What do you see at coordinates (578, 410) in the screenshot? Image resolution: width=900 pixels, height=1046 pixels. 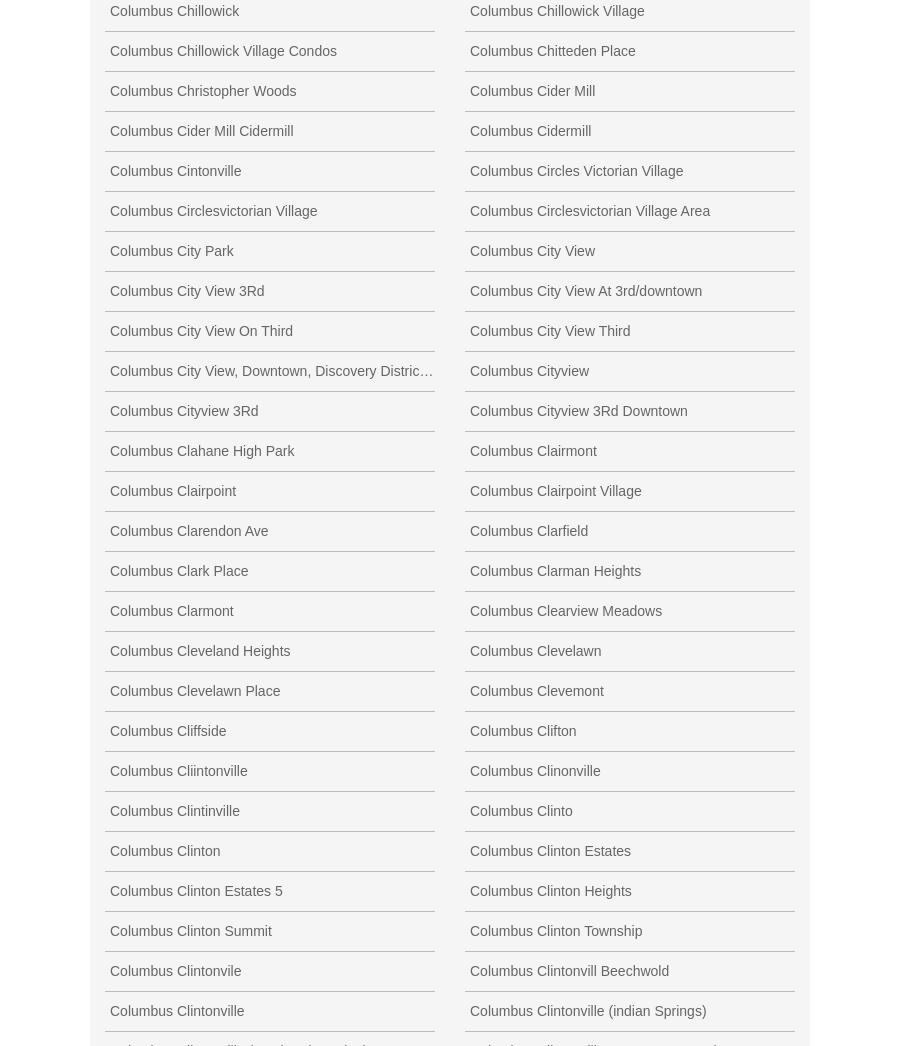 I see `'Columbus Cityview 3Rd Downtown'` at bounding box center [578, 410].